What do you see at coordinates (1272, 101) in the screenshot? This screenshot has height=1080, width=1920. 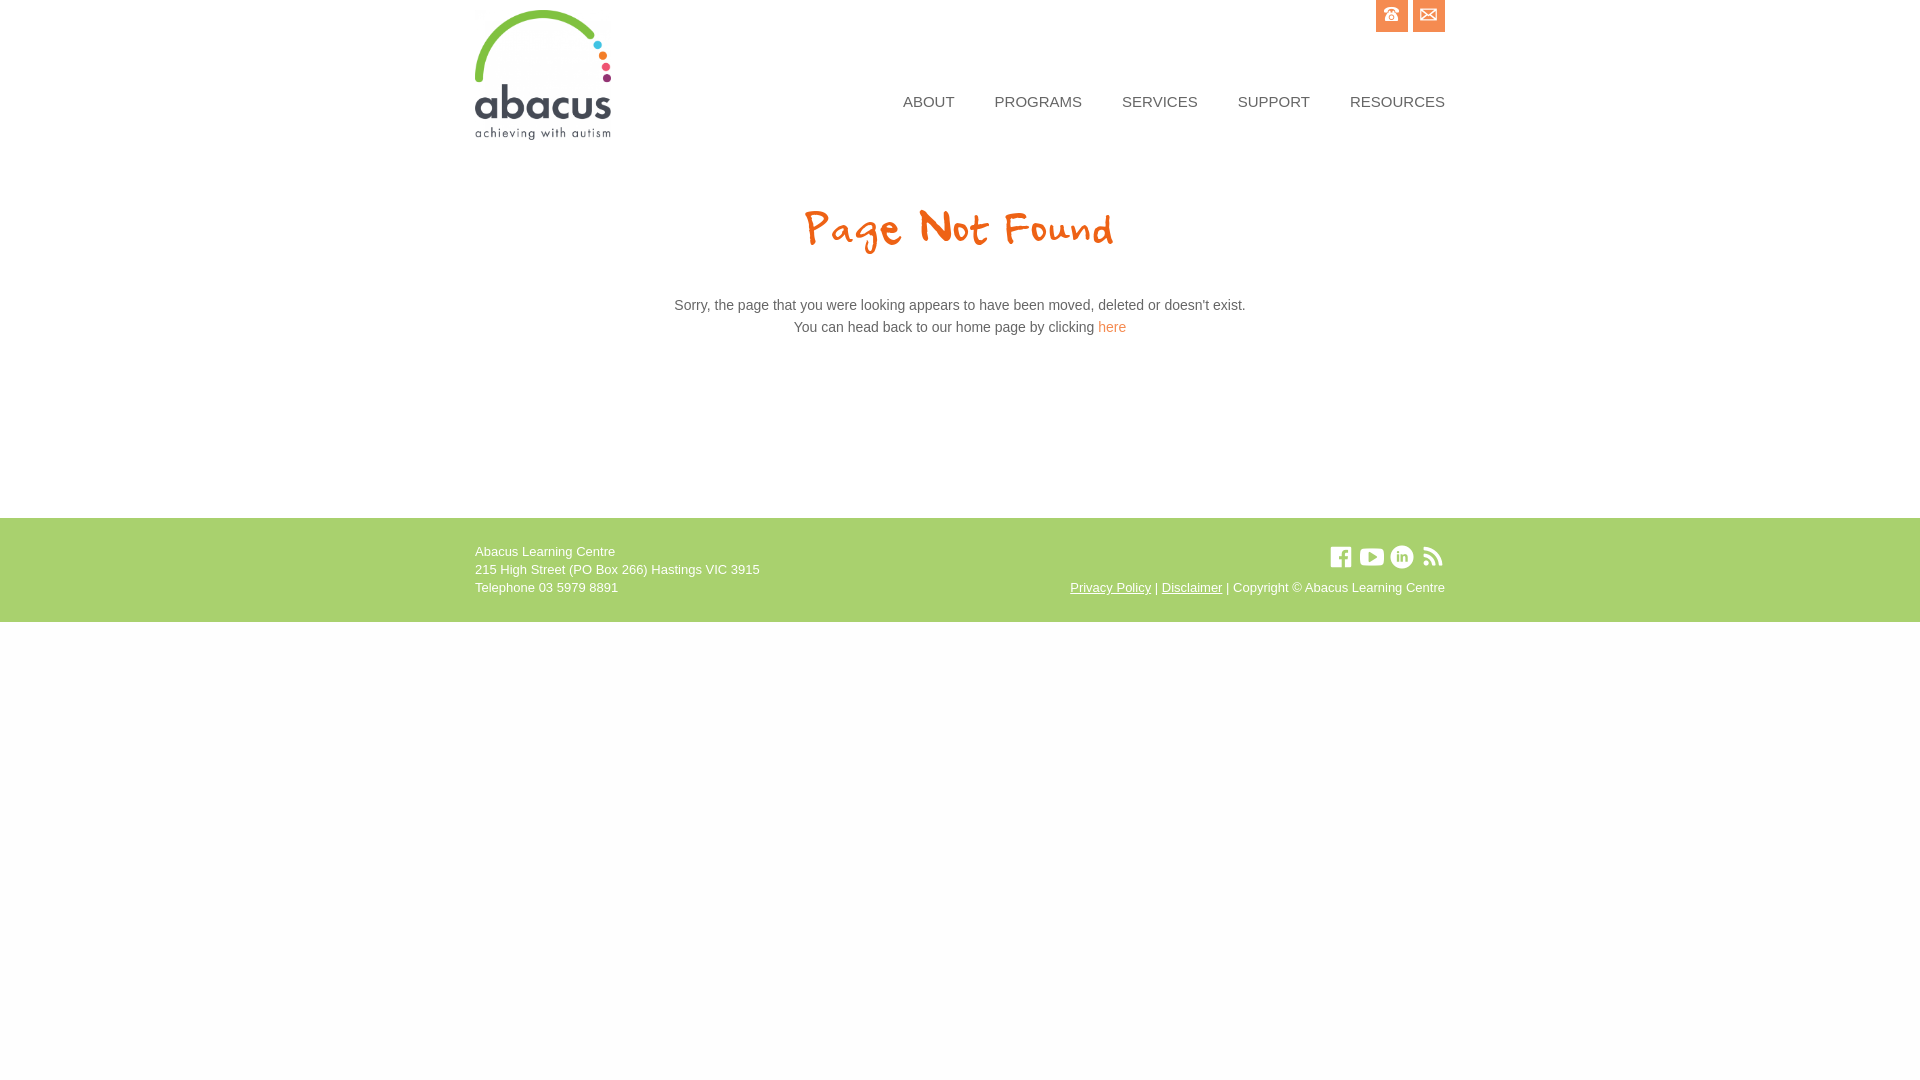 I see `'SUPPORT'` at bounding box center [1272, 101].